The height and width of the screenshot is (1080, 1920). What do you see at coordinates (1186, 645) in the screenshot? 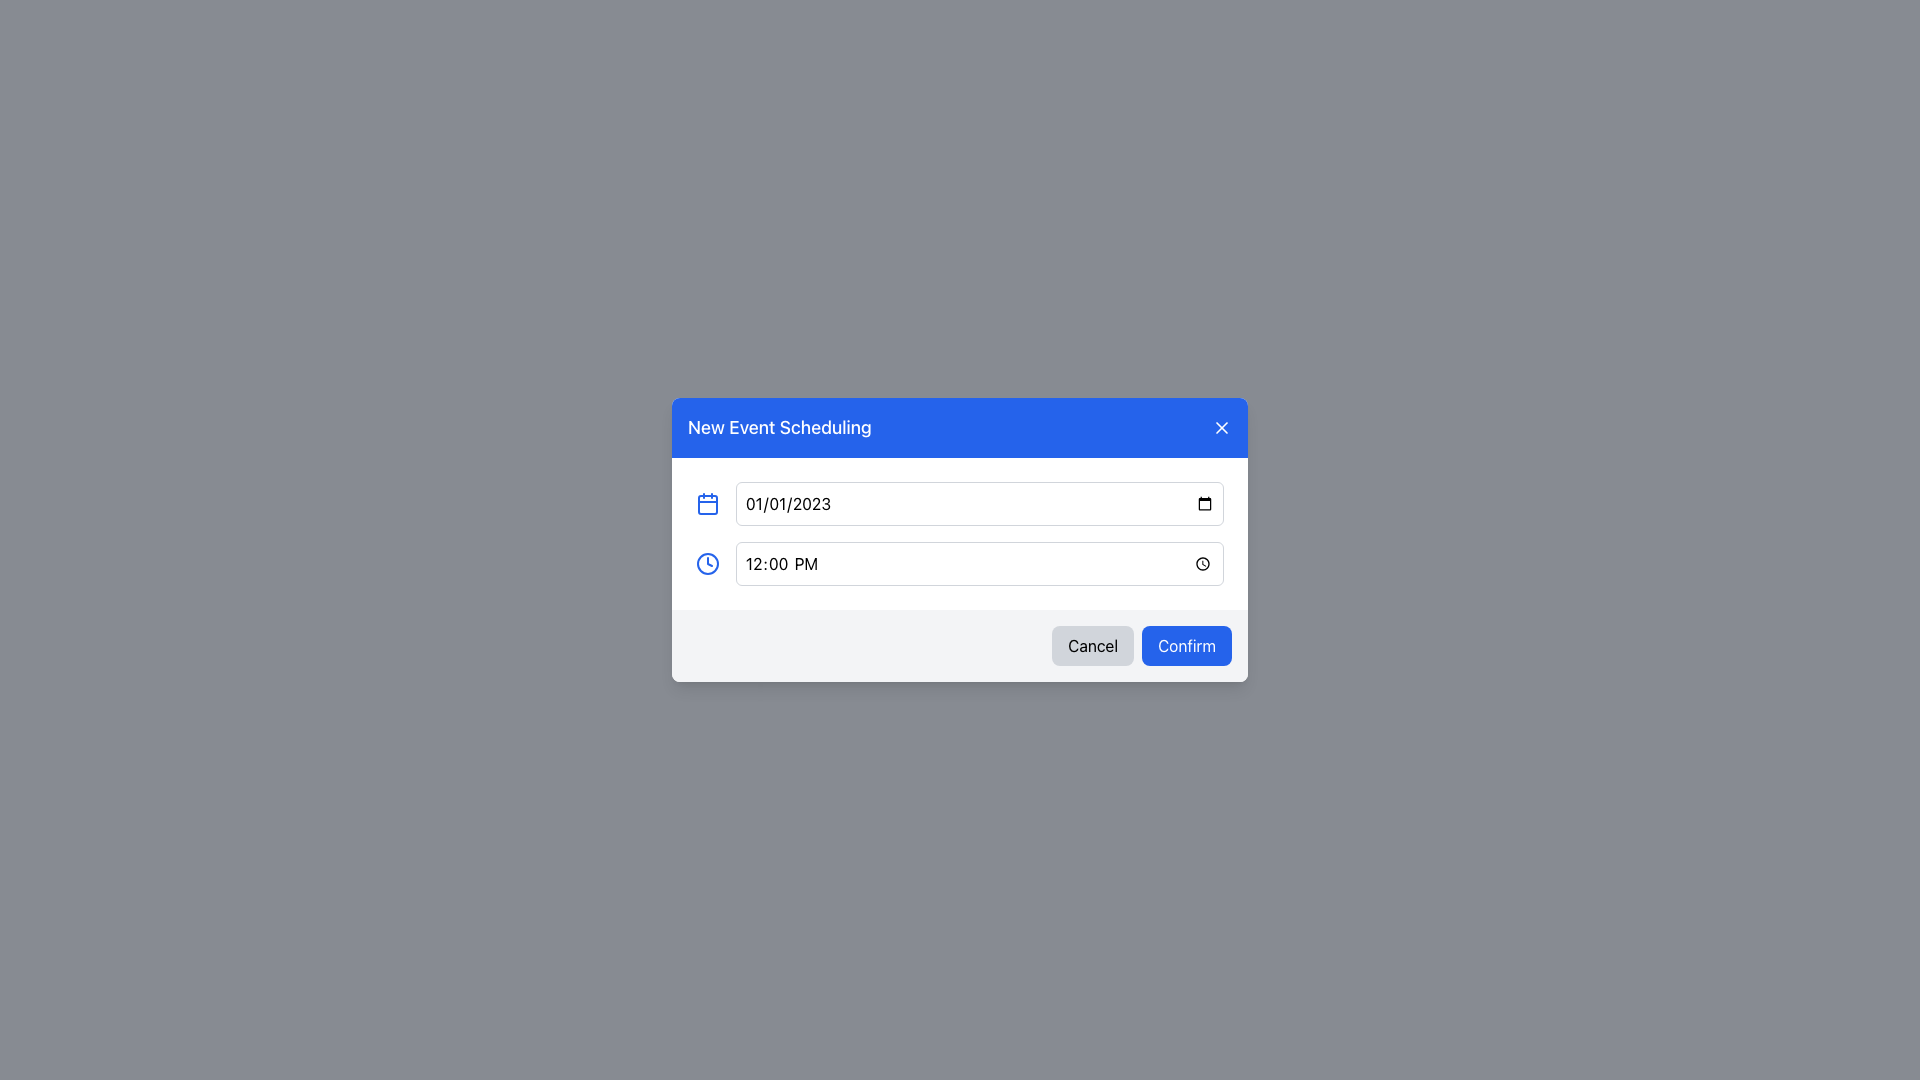
I see `the rightmost confirm button located at the bottom of the modal dialog to confirm the action and close the dialog` at bounding box center [1186, 645].